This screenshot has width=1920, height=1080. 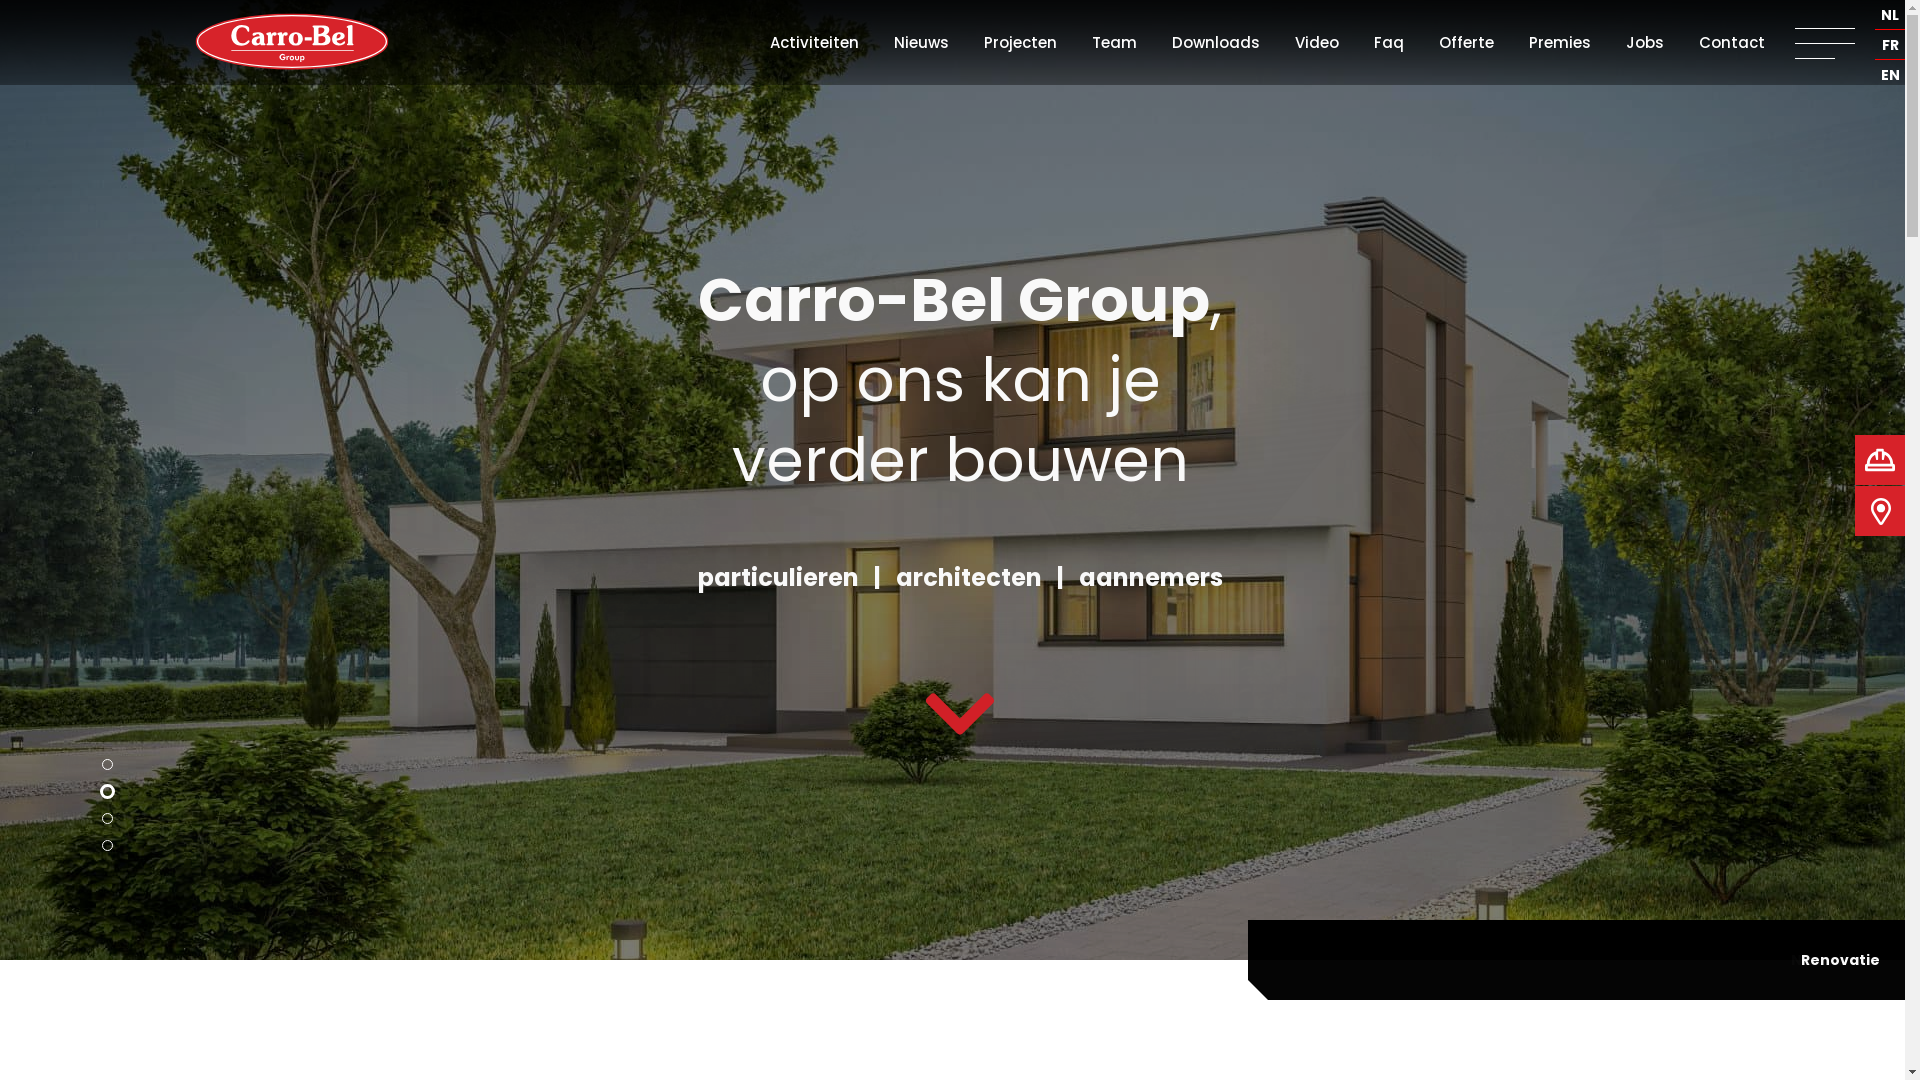 I want to click on 'Premies', so click(x=1528, y=42).